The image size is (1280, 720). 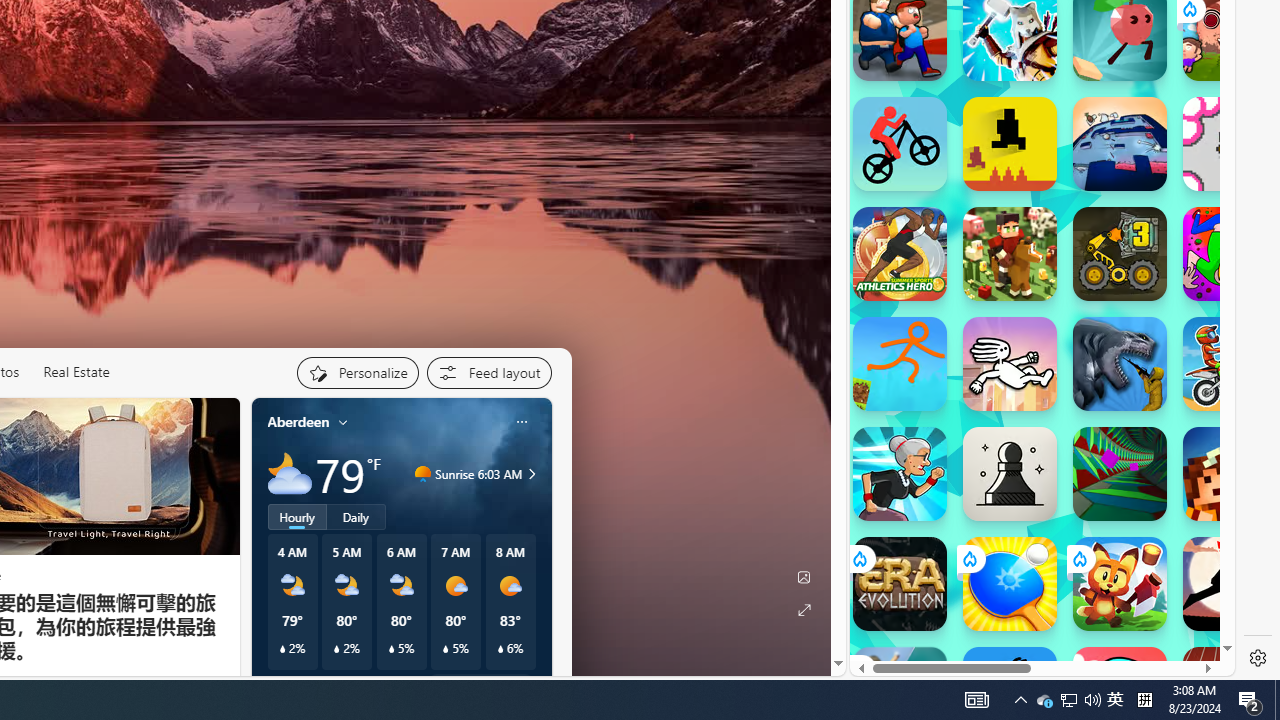 I want to click on 'Tunnel Rush Tunnel Rush', so click(x=1120, y=474).